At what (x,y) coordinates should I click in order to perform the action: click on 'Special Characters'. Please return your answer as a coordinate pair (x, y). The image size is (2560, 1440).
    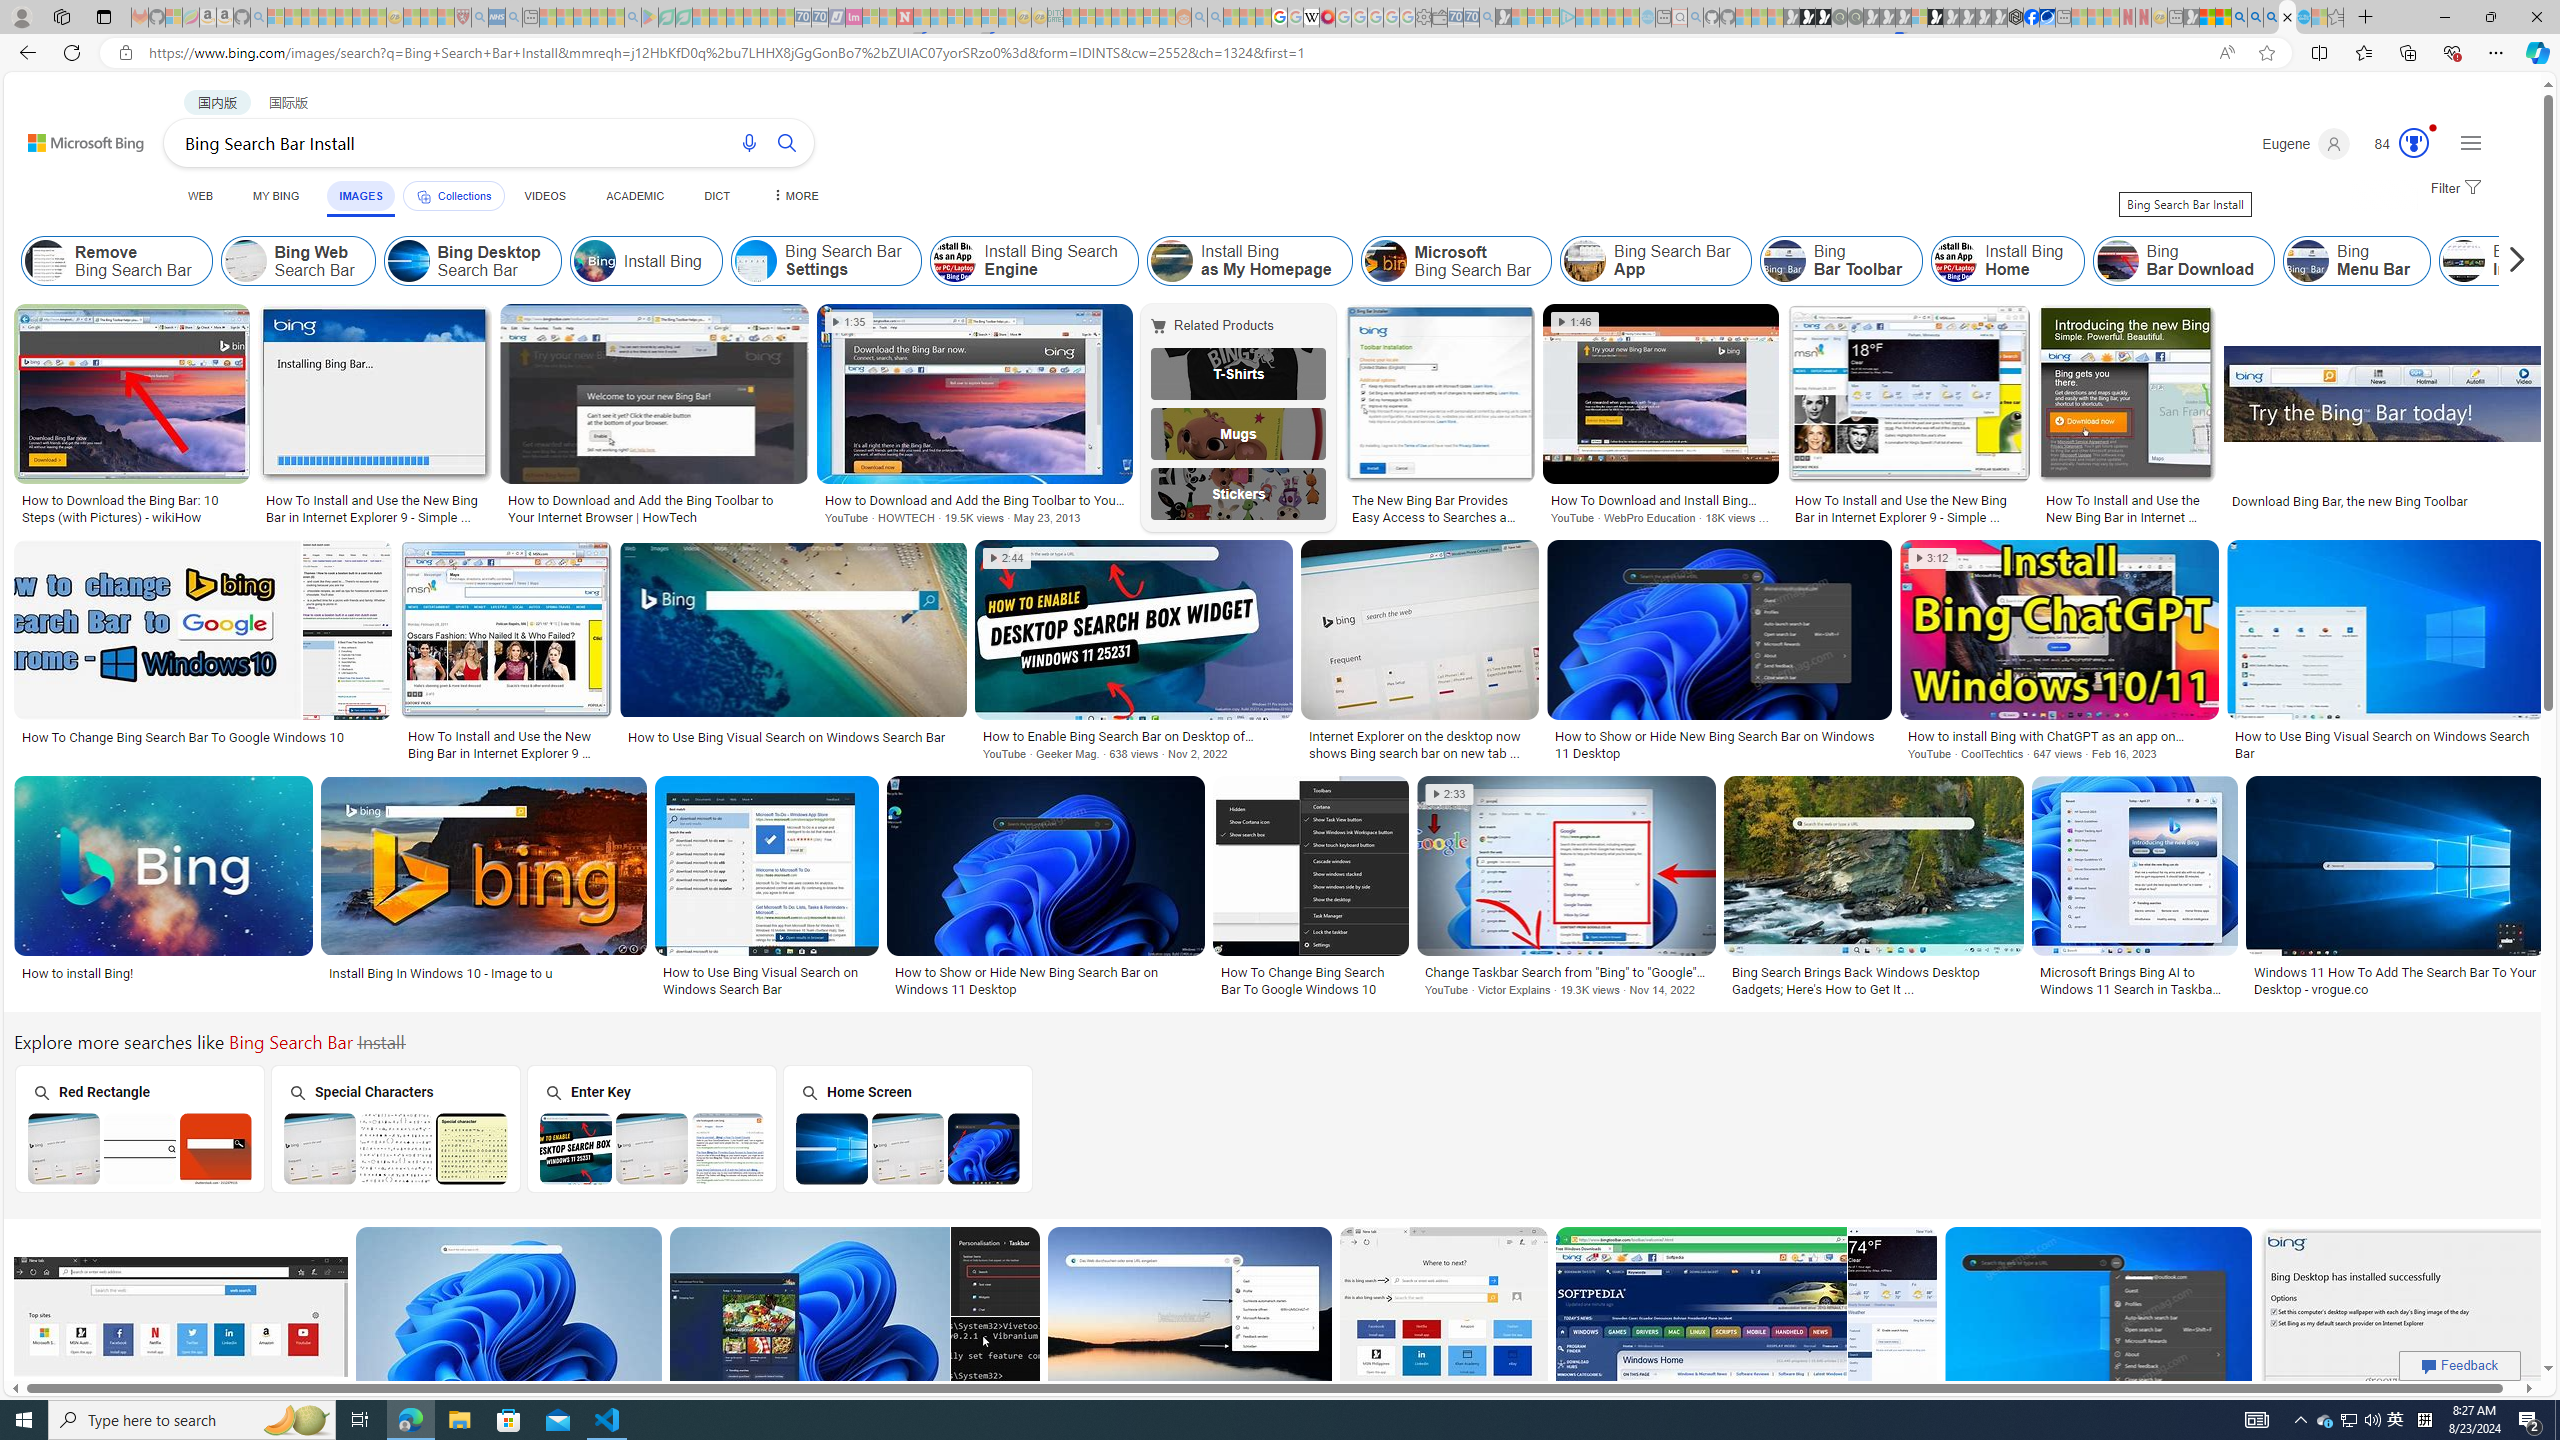
    Looking at the image, I should click on (395, 1127).